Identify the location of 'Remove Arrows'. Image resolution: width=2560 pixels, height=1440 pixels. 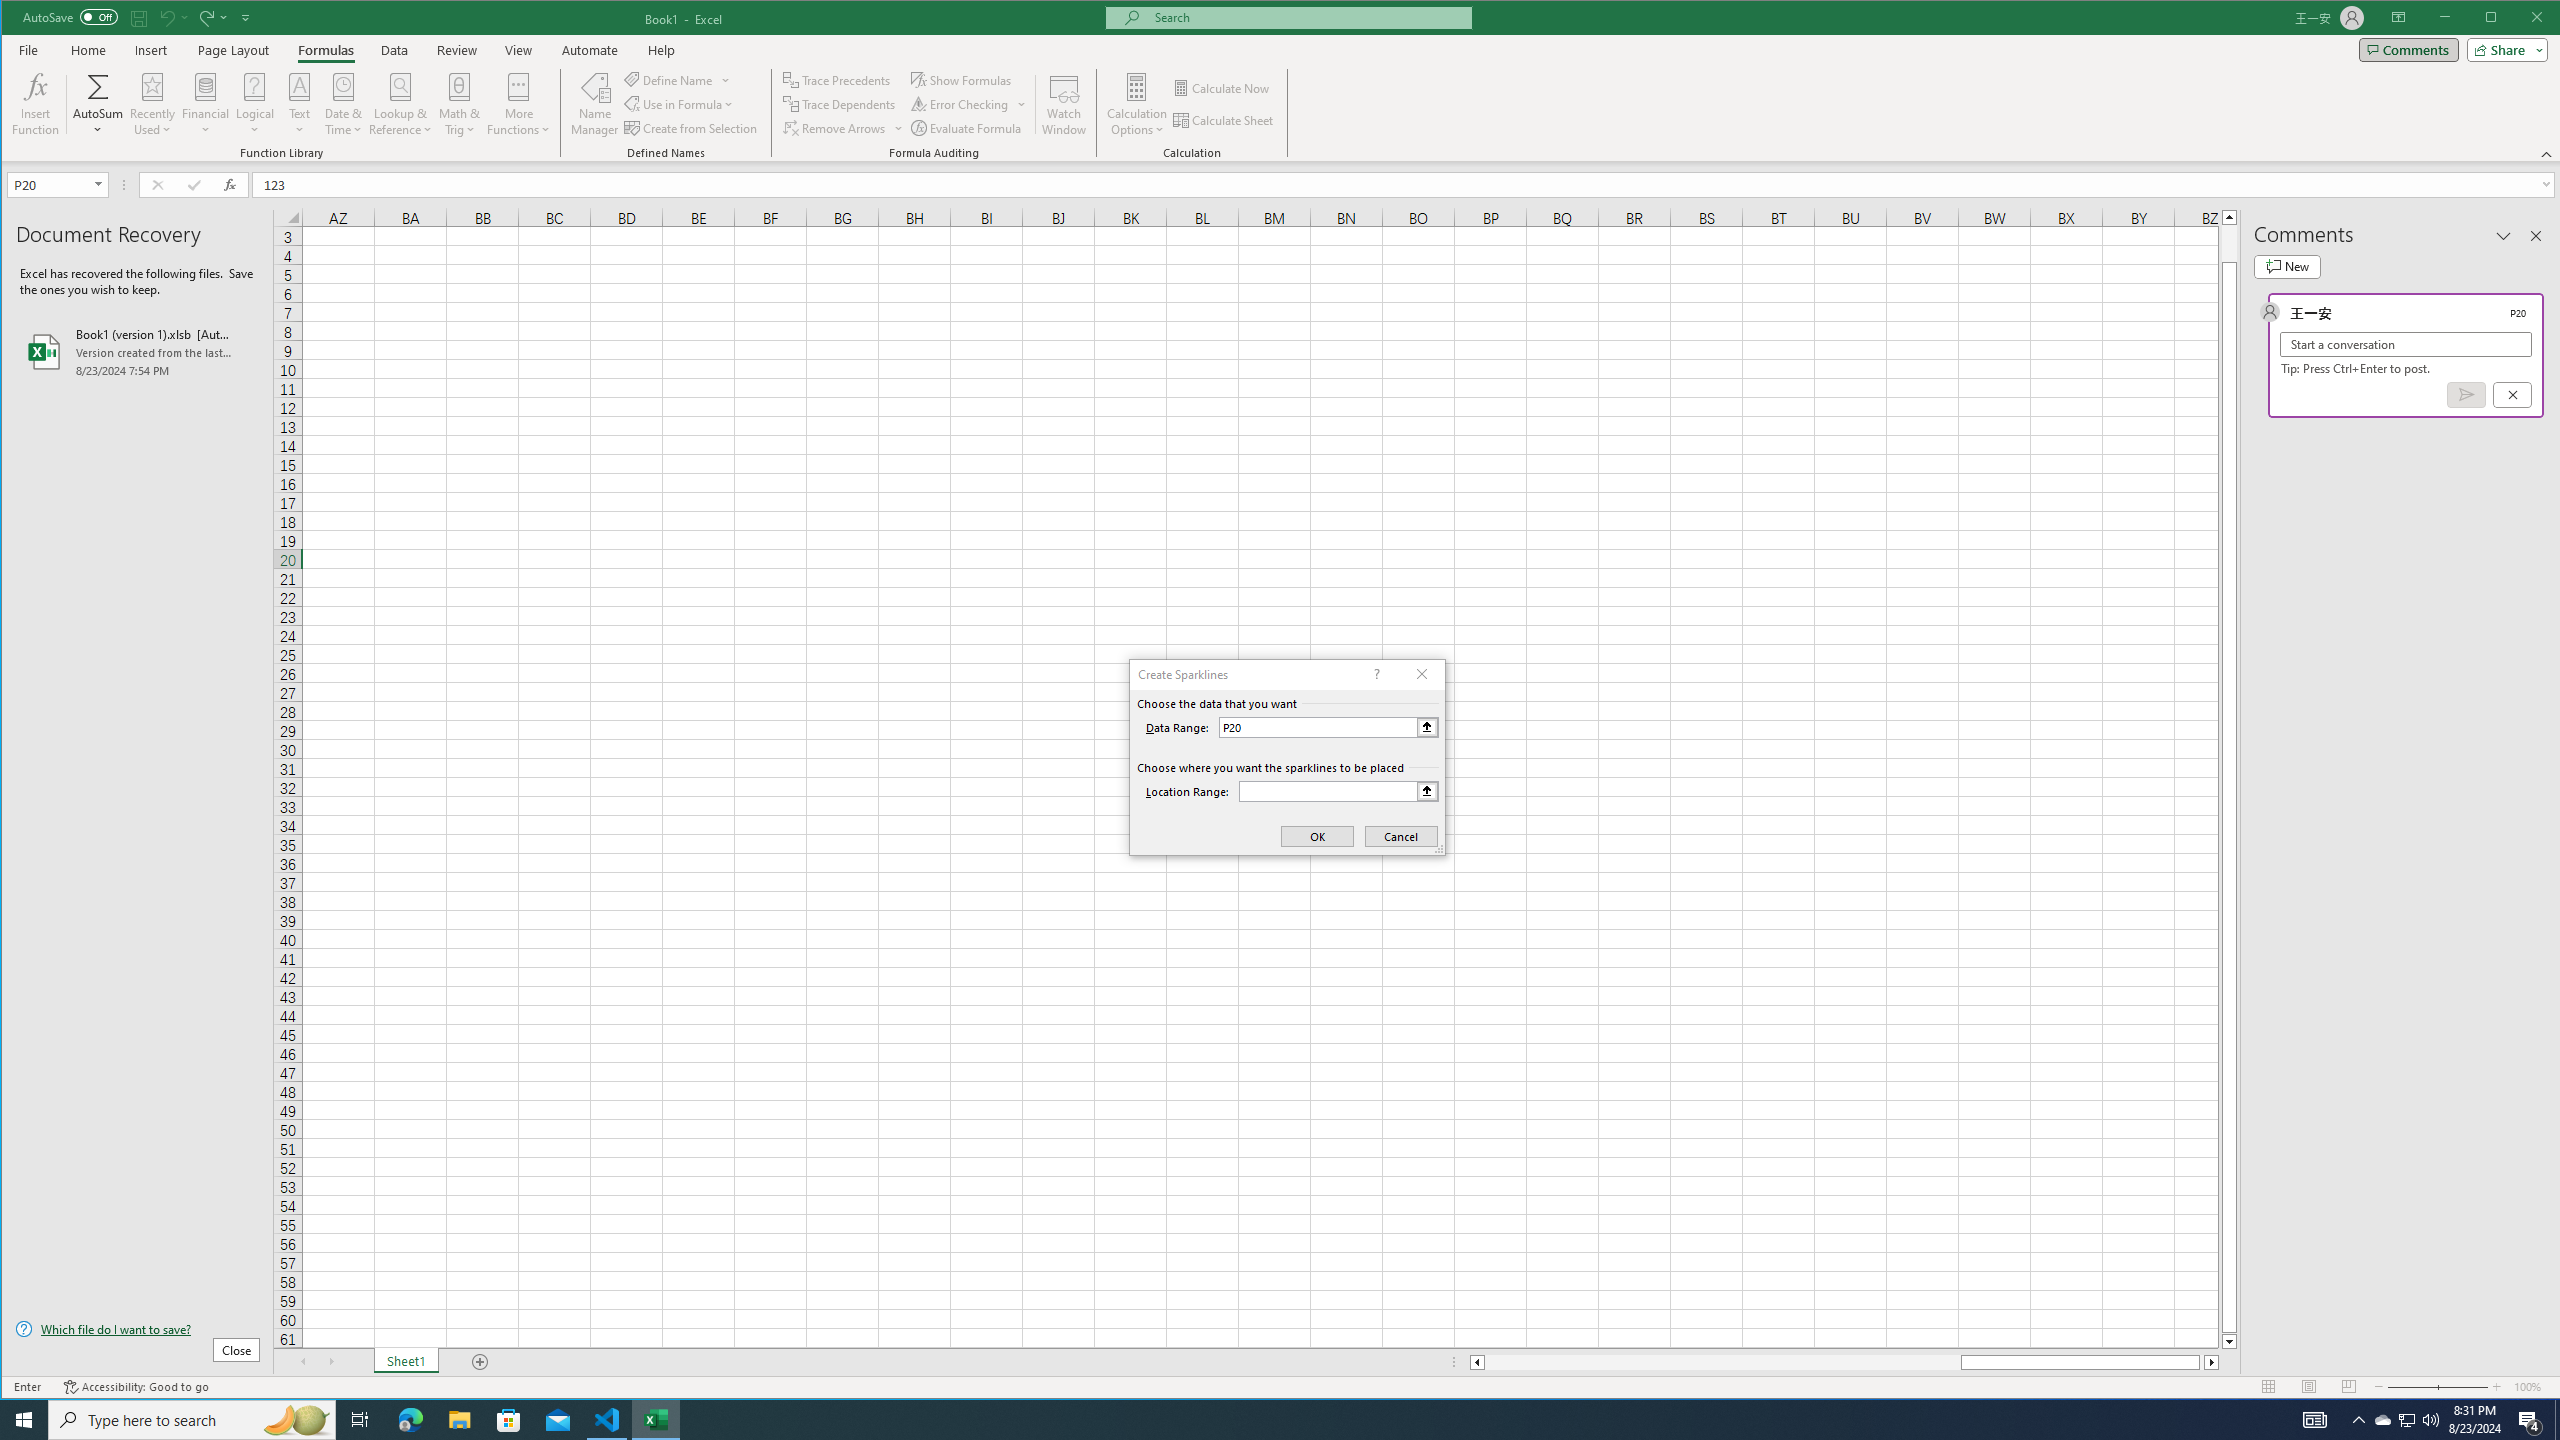
(835, 127).